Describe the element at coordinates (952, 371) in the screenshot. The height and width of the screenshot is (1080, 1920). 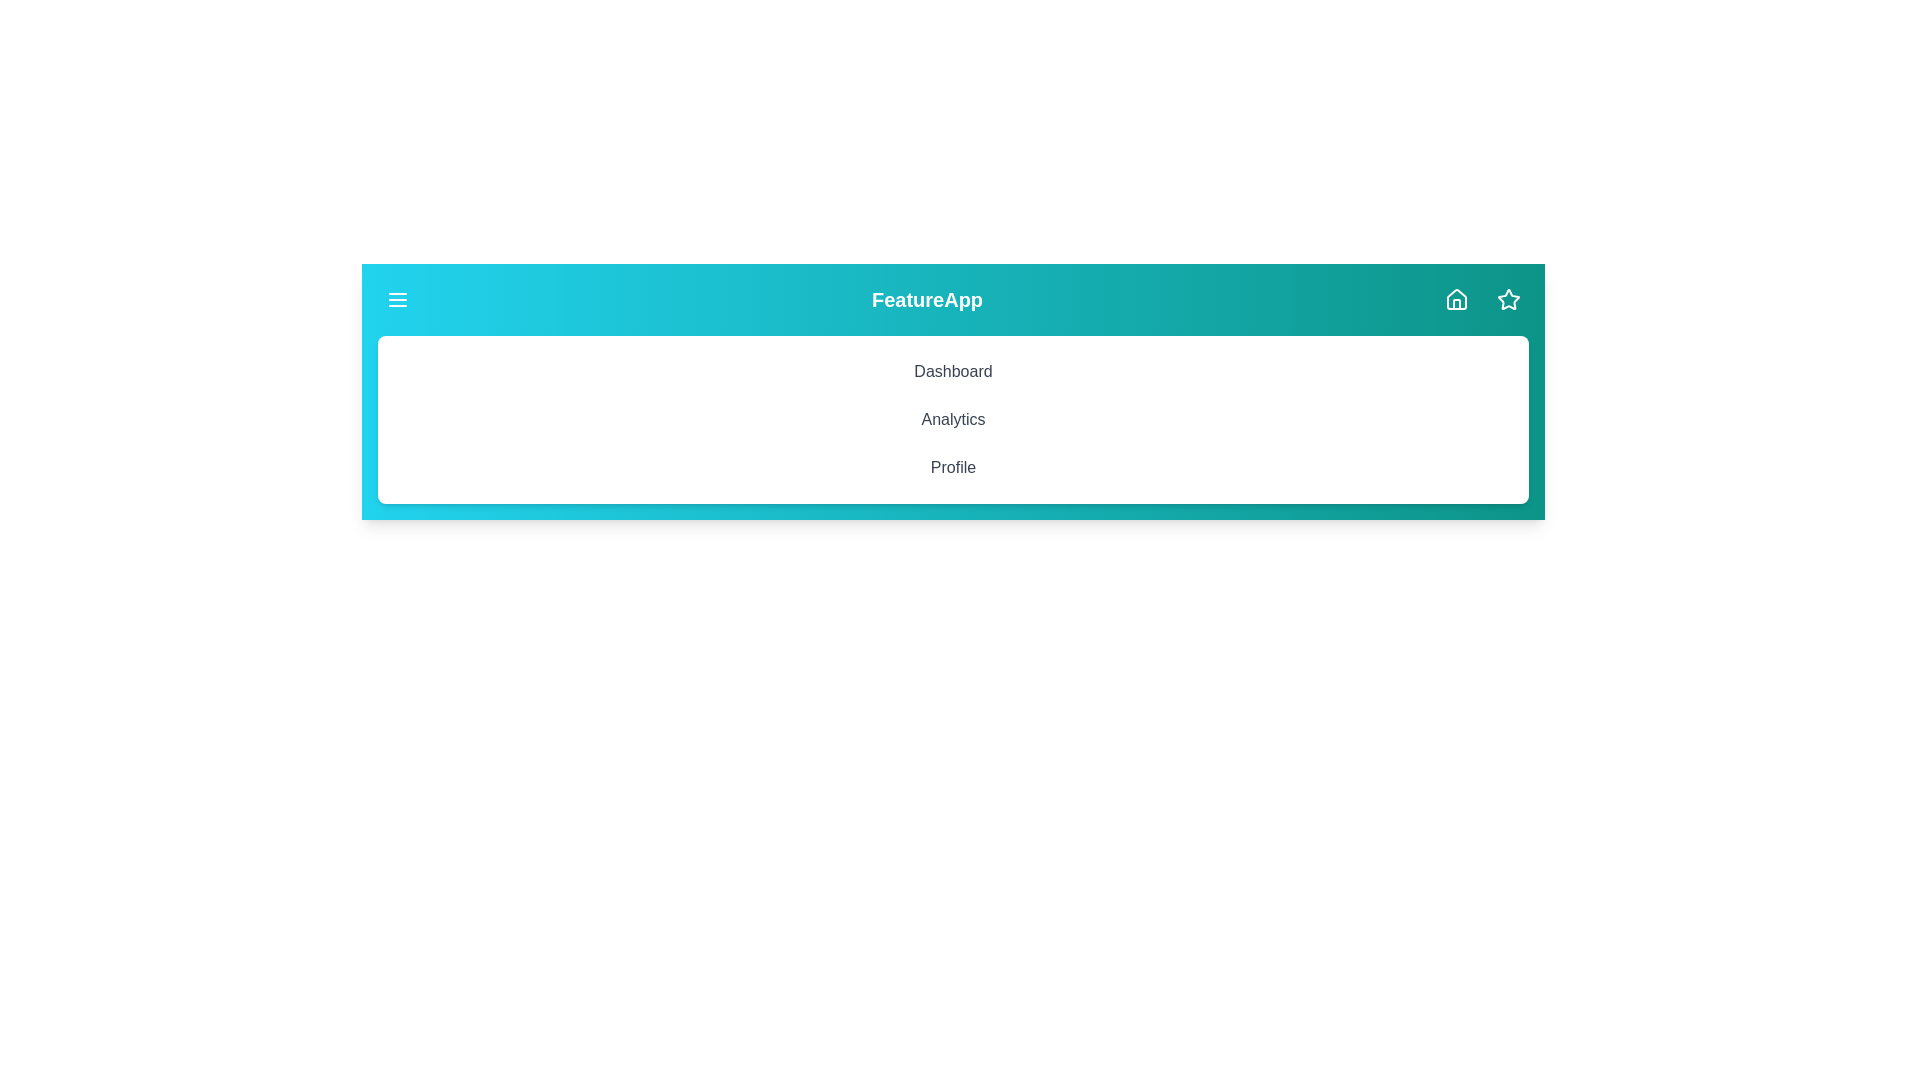
I see `the 'Dashboard' menu item to navigate to the Dashboard section` at that location.